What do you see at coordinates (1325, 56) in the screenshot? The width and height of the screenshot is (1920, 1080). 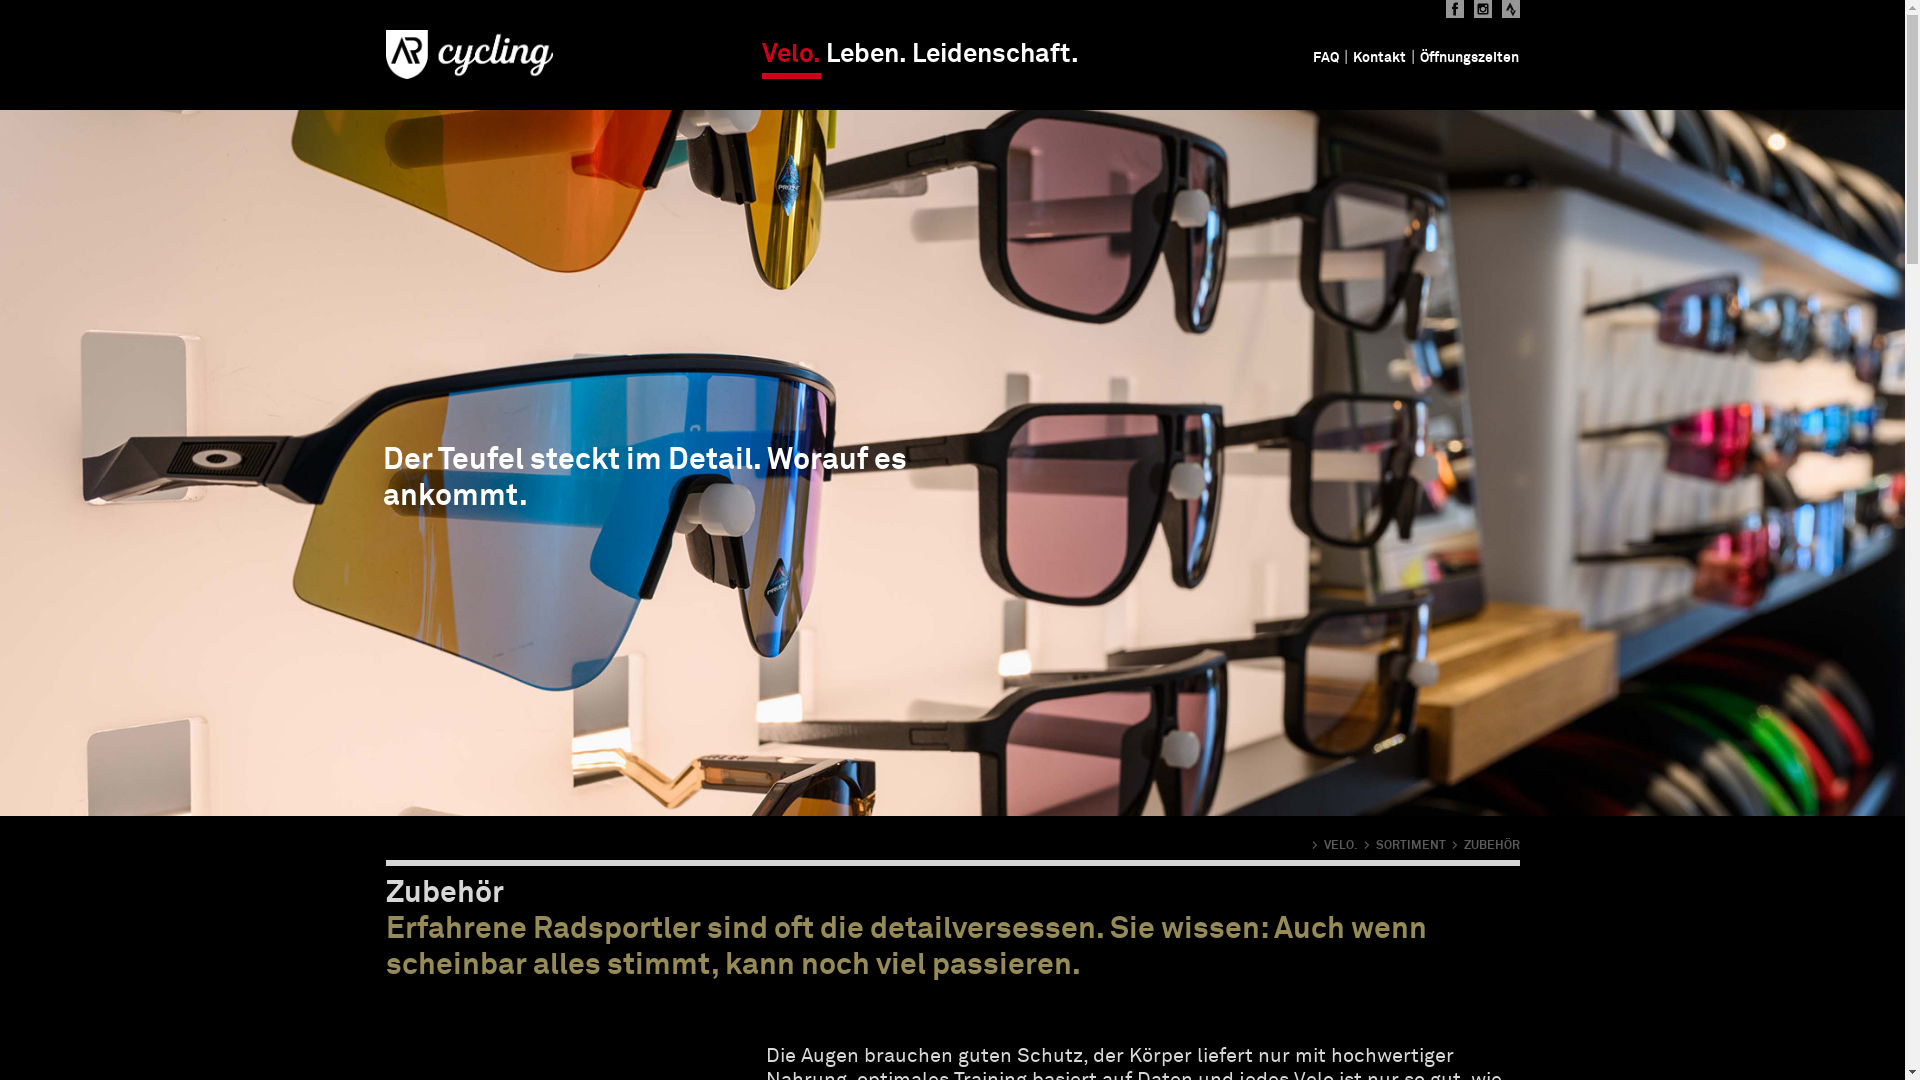 I see `'FAQ'` at bounding box center [1325, 56].